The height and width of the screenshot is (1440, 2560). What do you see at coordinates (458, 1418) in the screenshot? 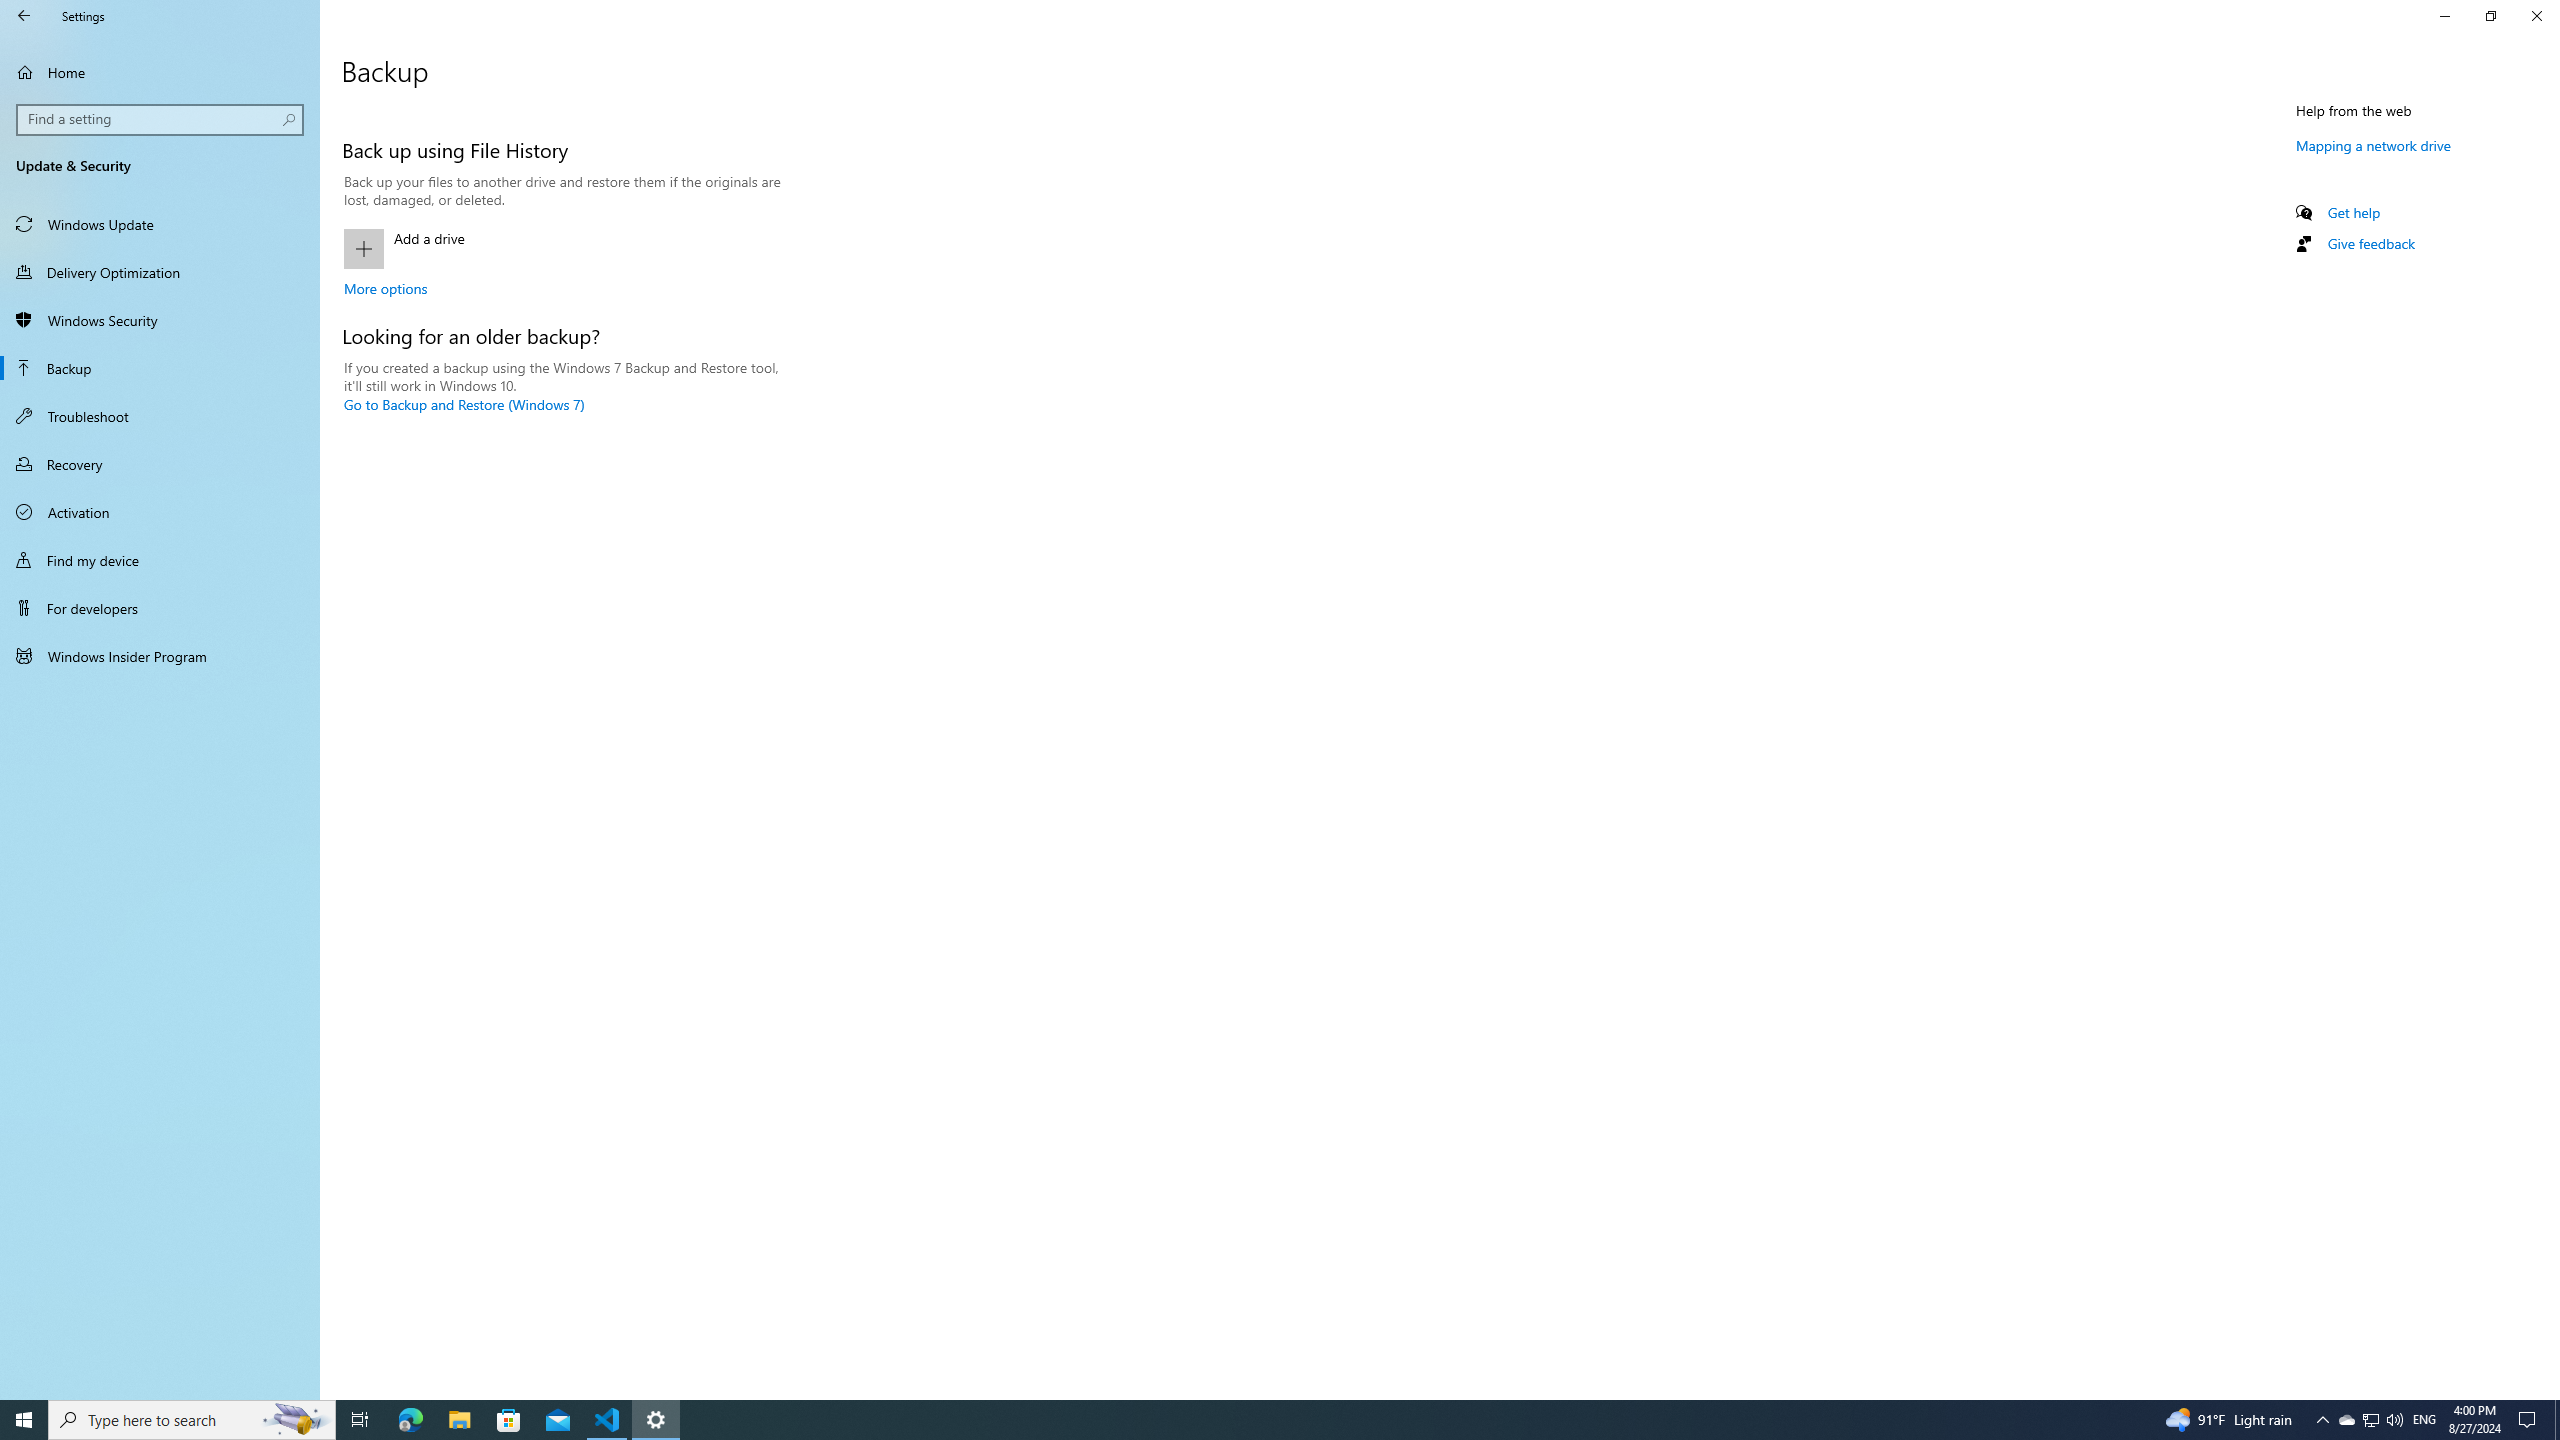
I see `'File Explorer'` at bounding box center [458, 1418].